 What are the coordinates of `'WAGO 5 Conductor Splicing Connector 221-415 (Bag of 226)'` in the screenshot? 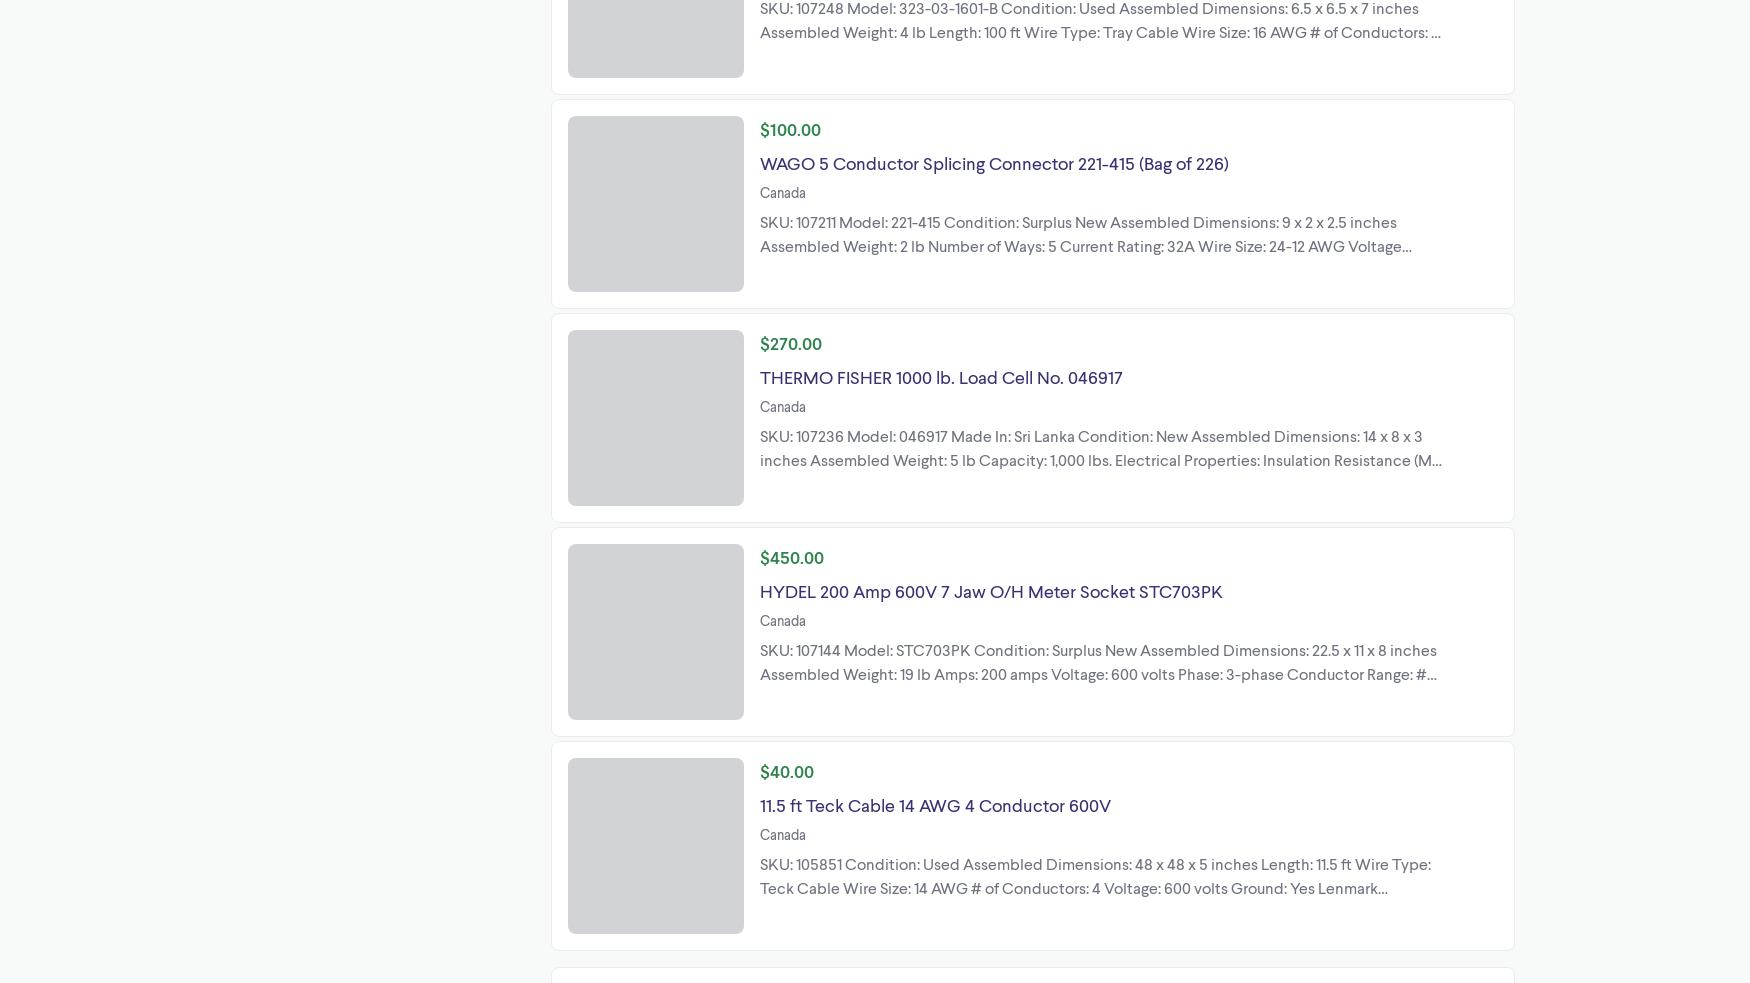 It's located at (994, 160).